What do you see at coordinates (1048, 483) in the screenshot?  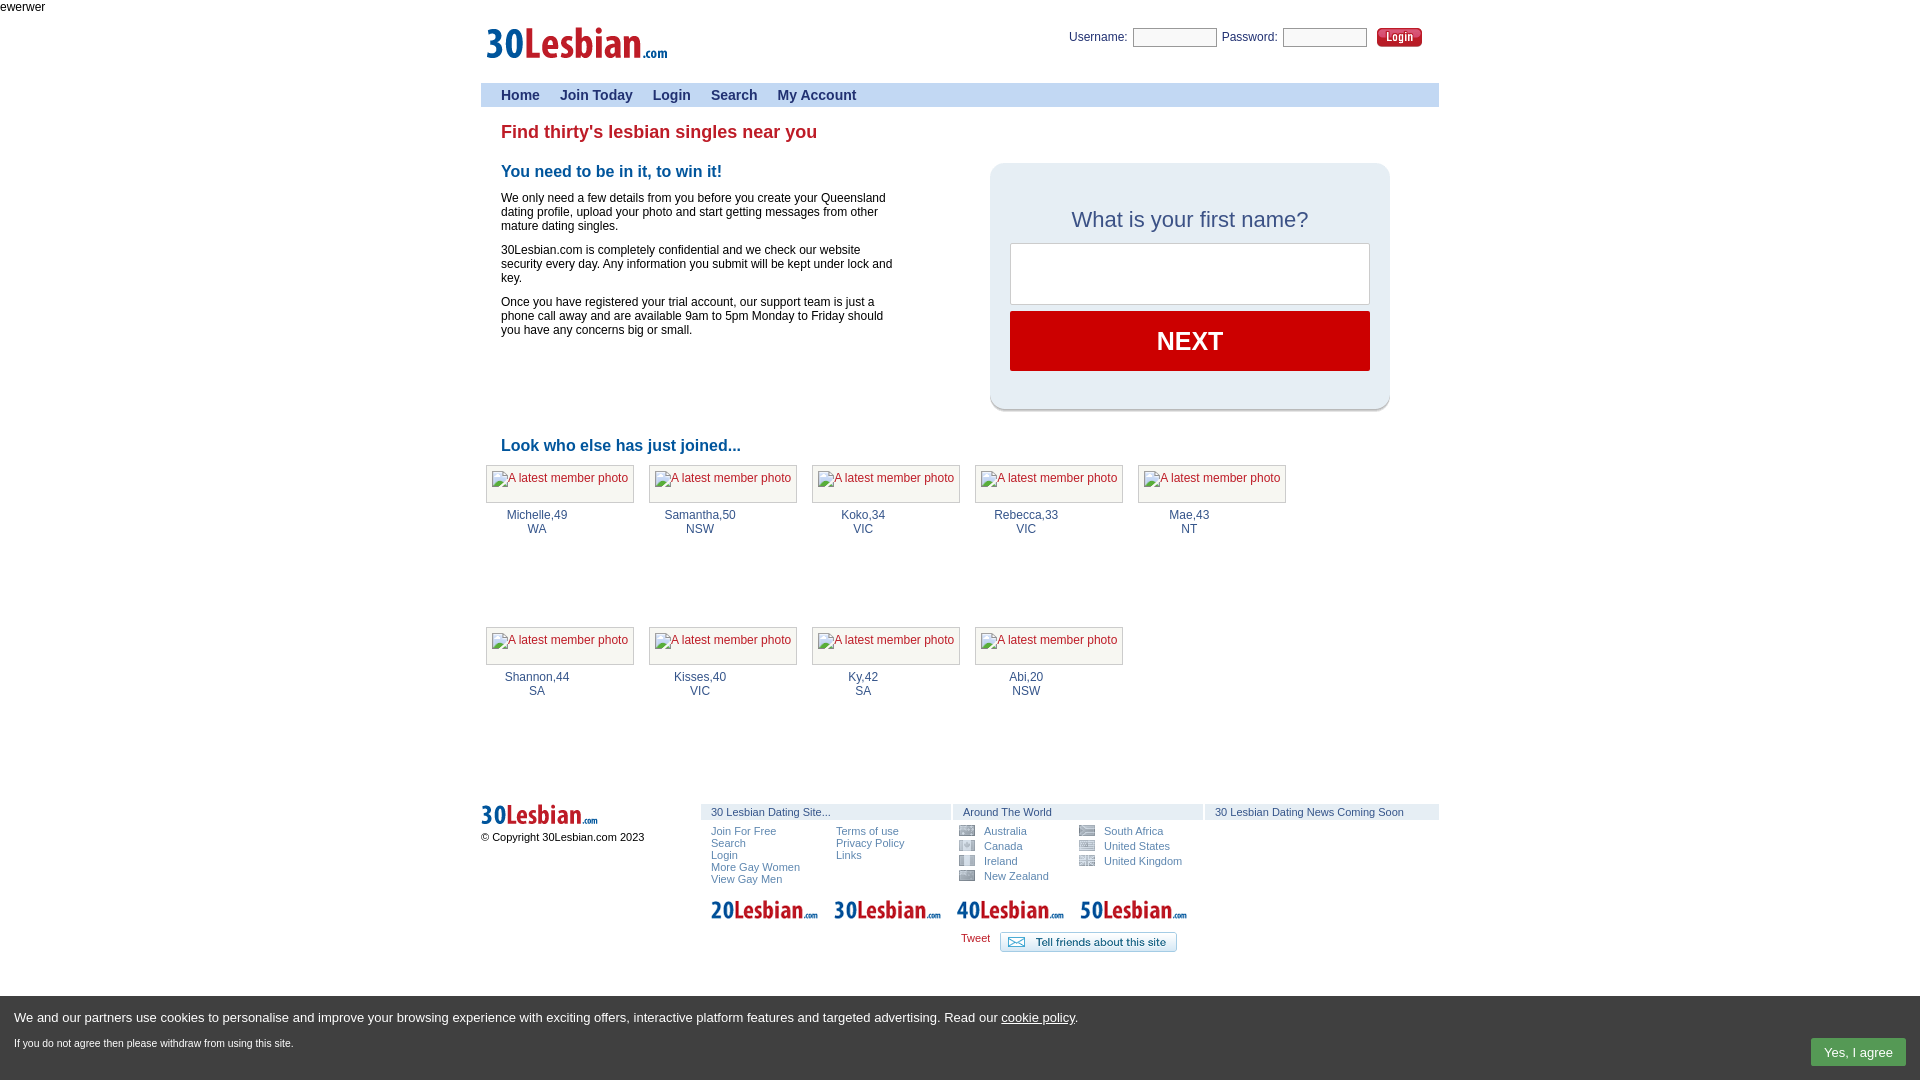 I see `'Rebecca, 33 from Mildura, VIC'` at bounding box center [1048, 483].